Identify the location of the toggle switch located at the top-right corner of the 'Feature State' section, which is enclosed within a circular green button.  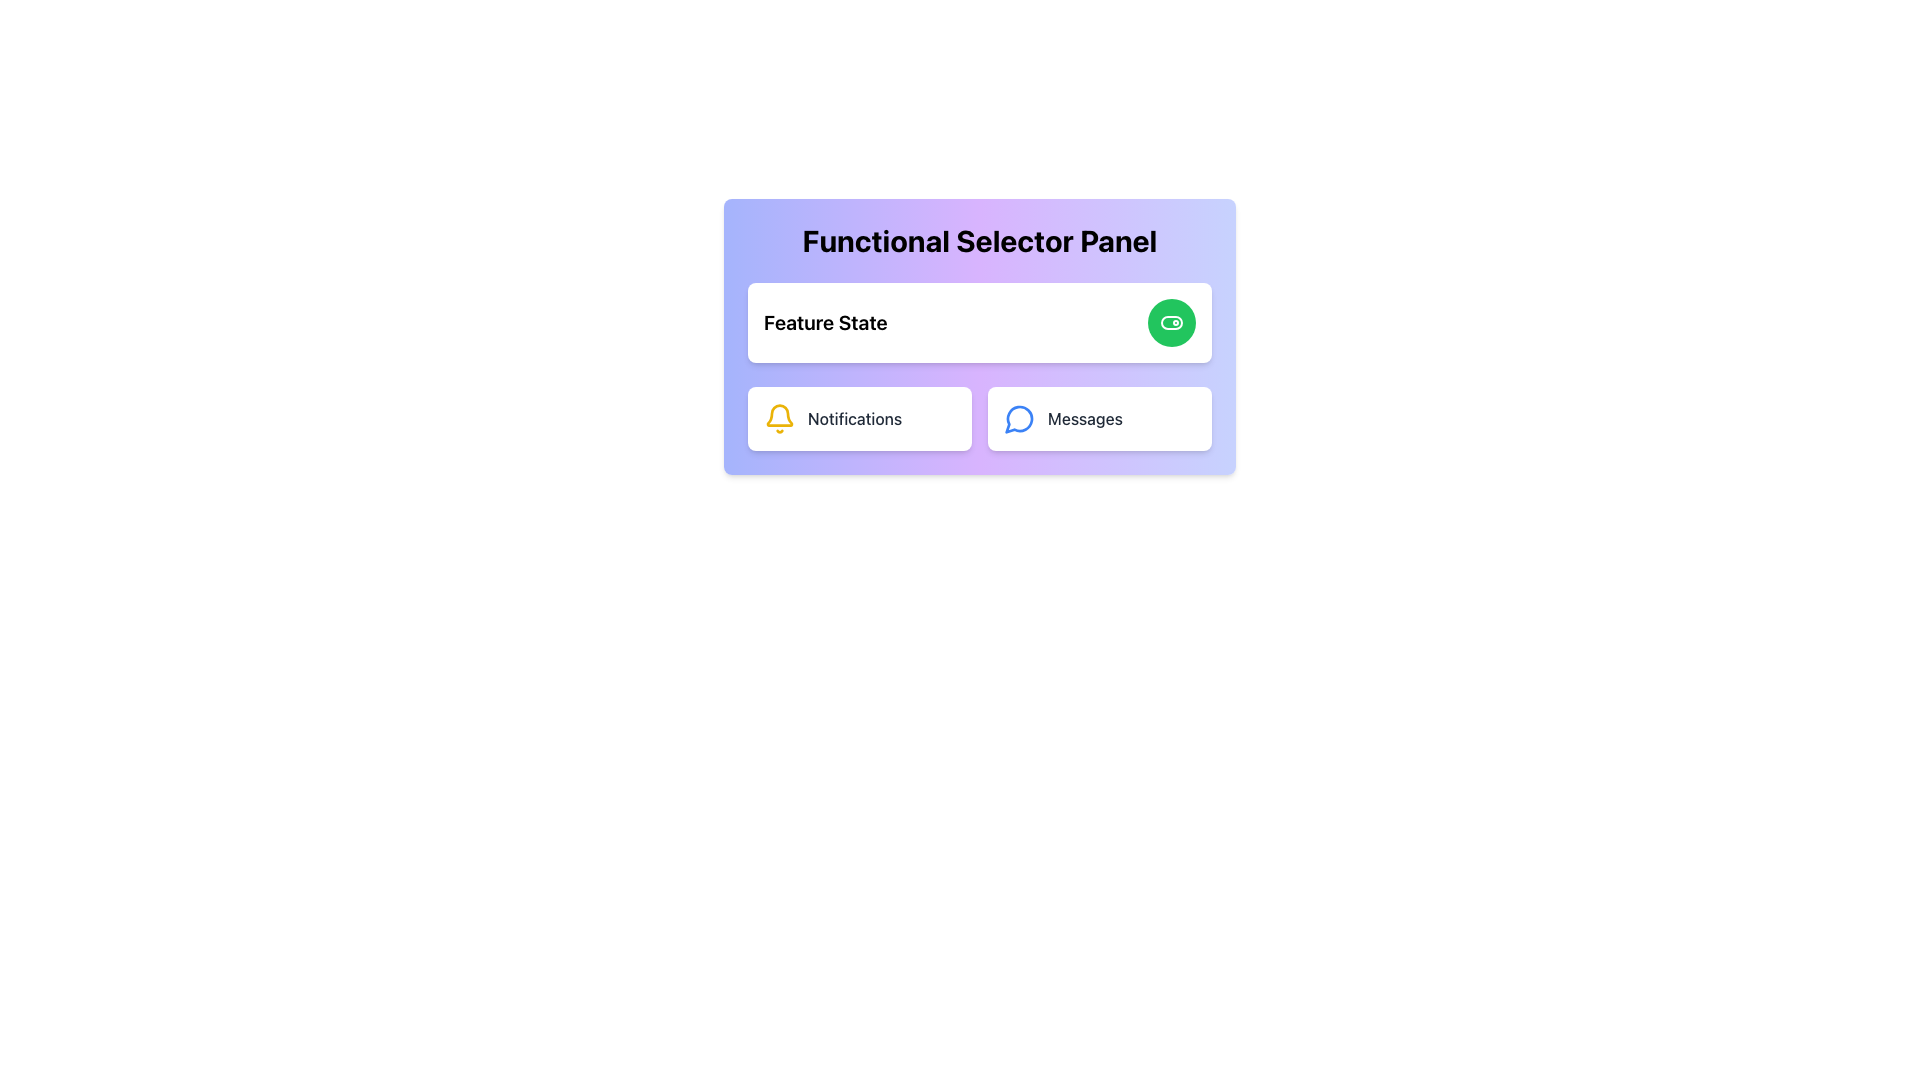
(1171, 322).